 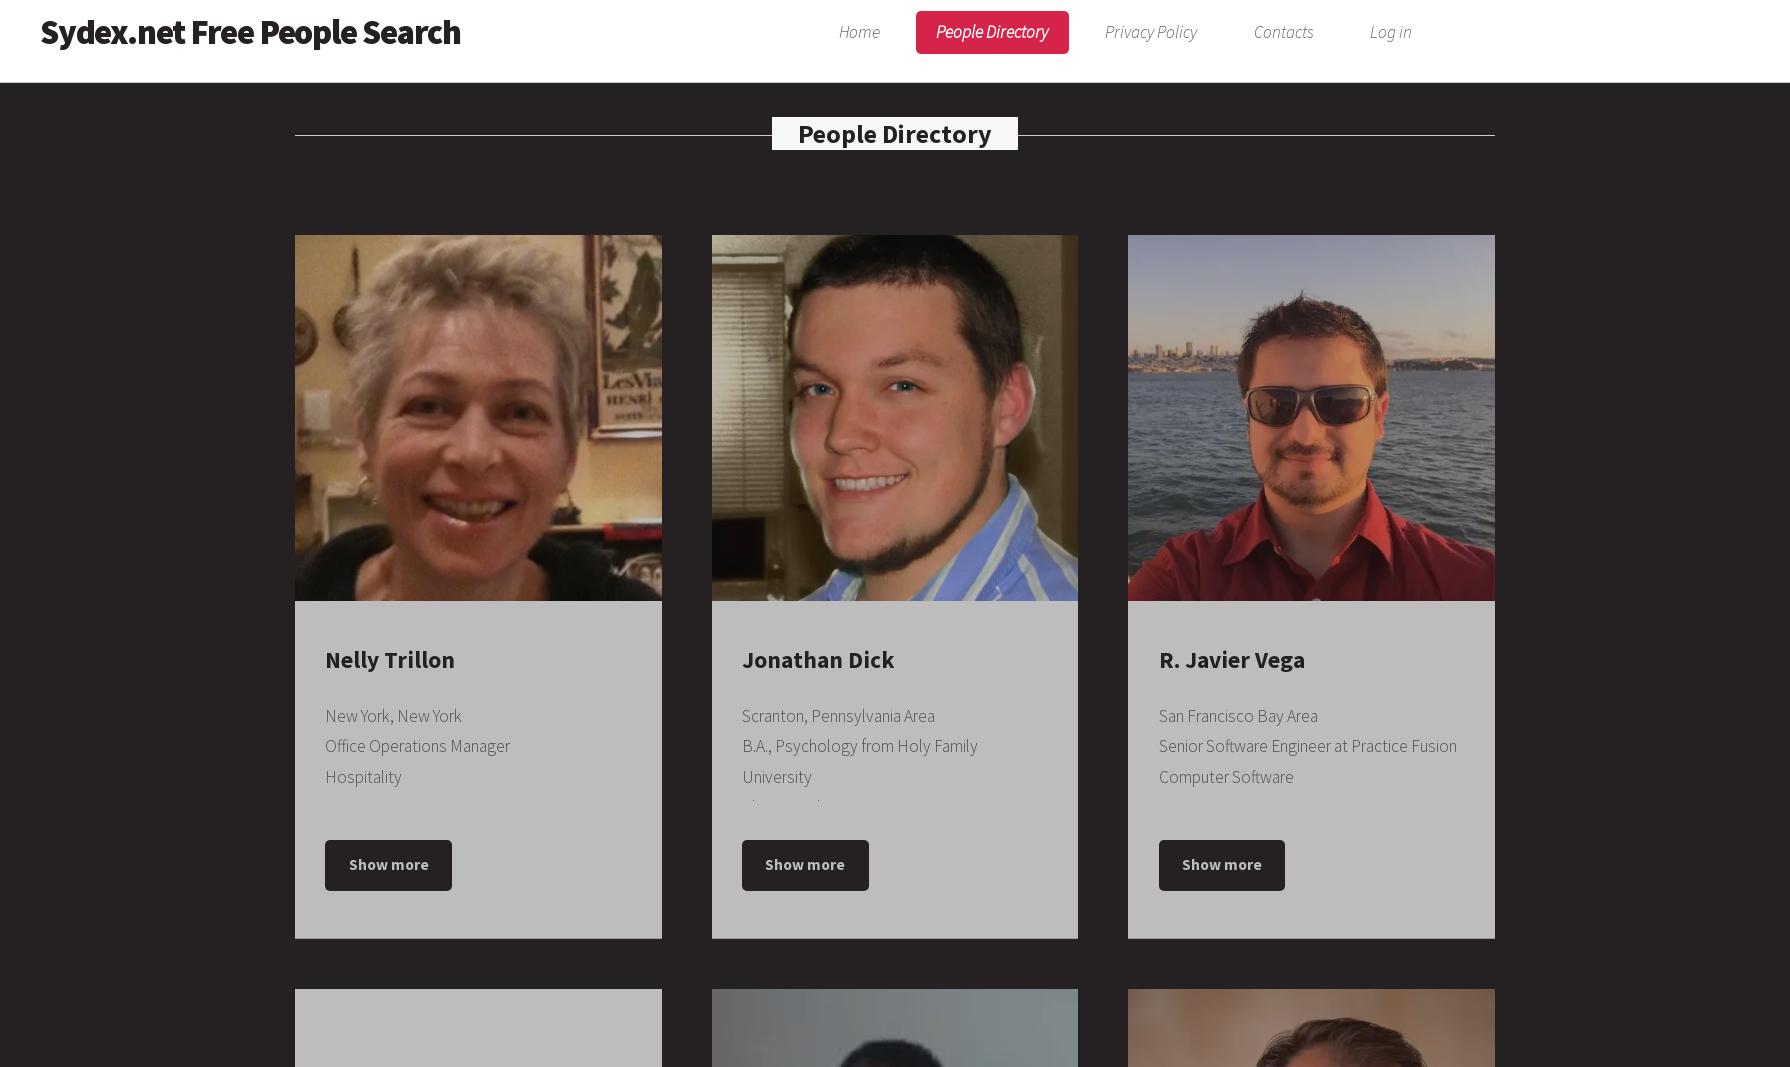 What do you see at coordinates (740, 713) in the screenshot?
I see `'Scranton, Pennsylvania Area'` at bounding box center [740, 713].